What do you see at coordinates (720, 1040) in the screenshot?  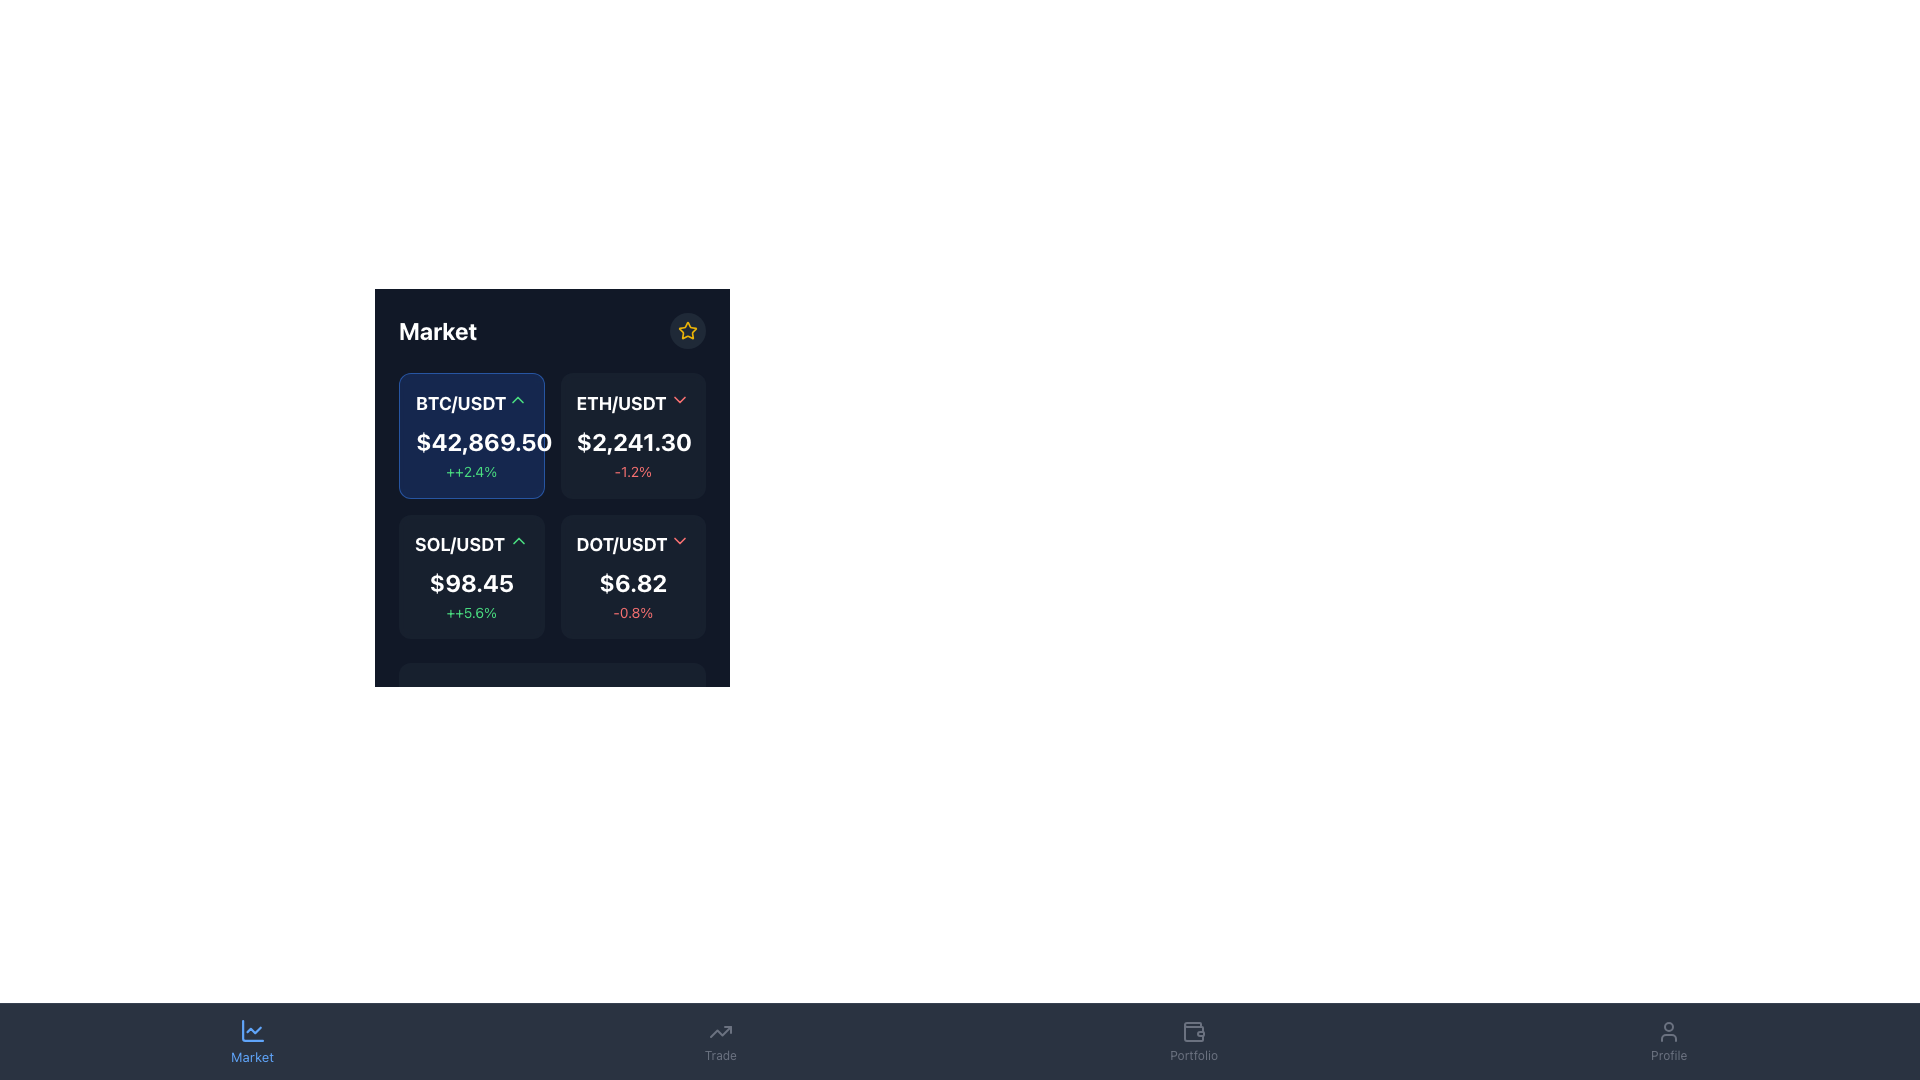 I see `the 'Trade' button located in the bottom navigation bar` at bounding box center [720, 1040].